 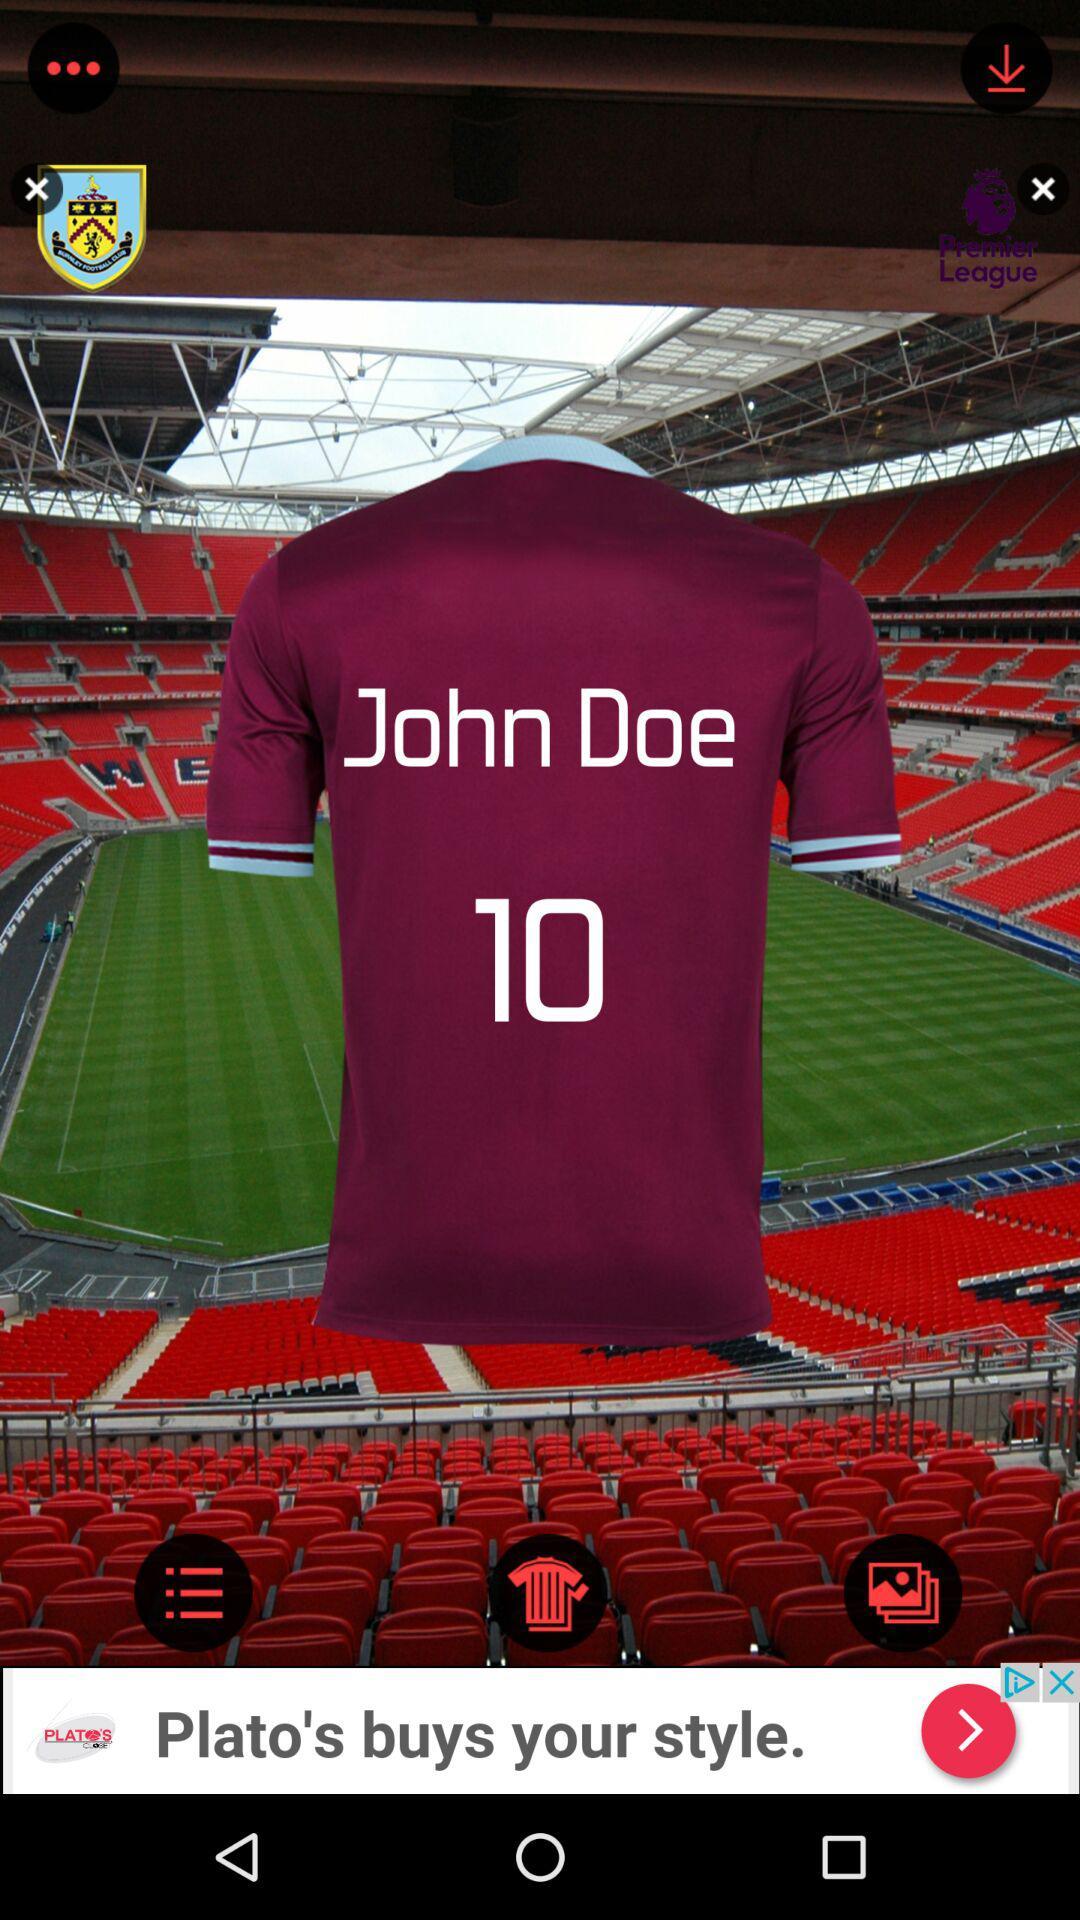 What do you see at coordinates (1006, 72) in the screenshot?
I see `the file_download icon` at bounding box center [1006, 72].